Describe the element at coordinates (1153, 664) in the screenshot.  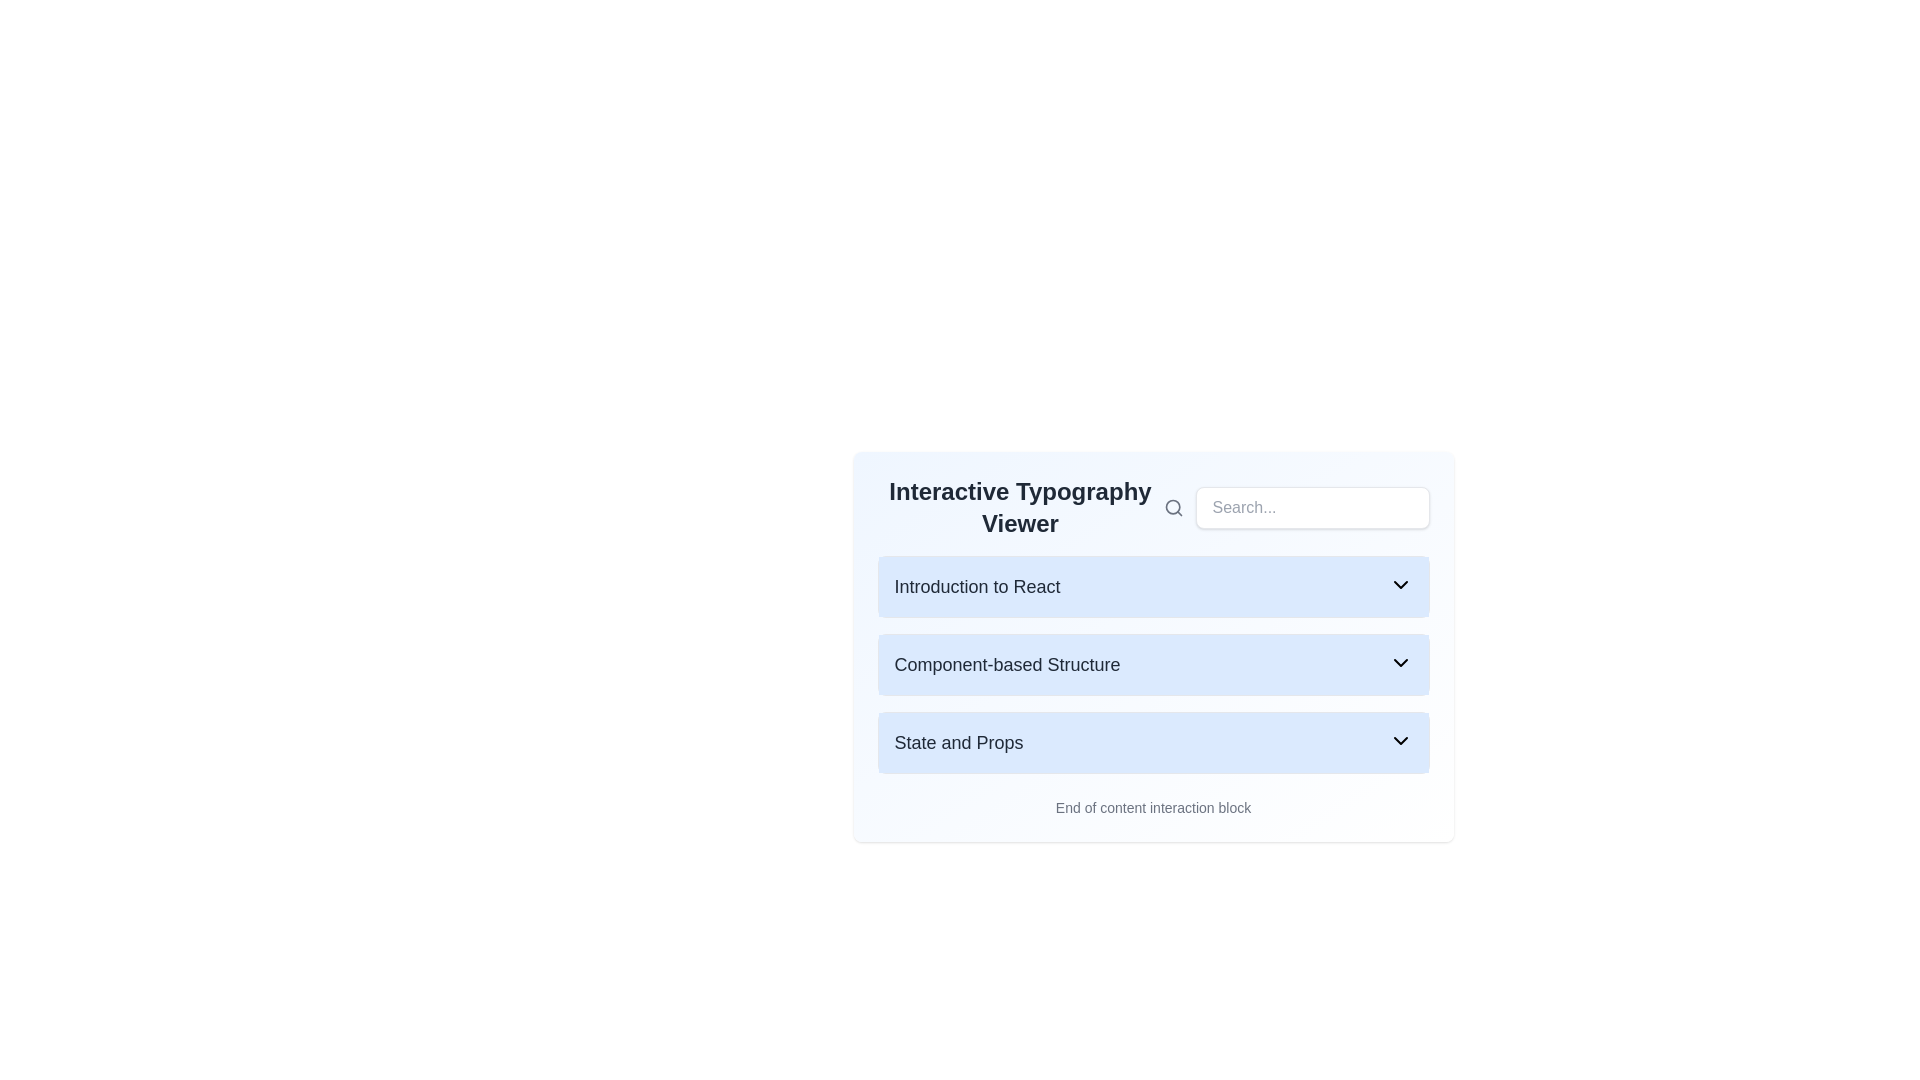
I see `the expandable list item labeled 'Component-based Structure'` at that location.